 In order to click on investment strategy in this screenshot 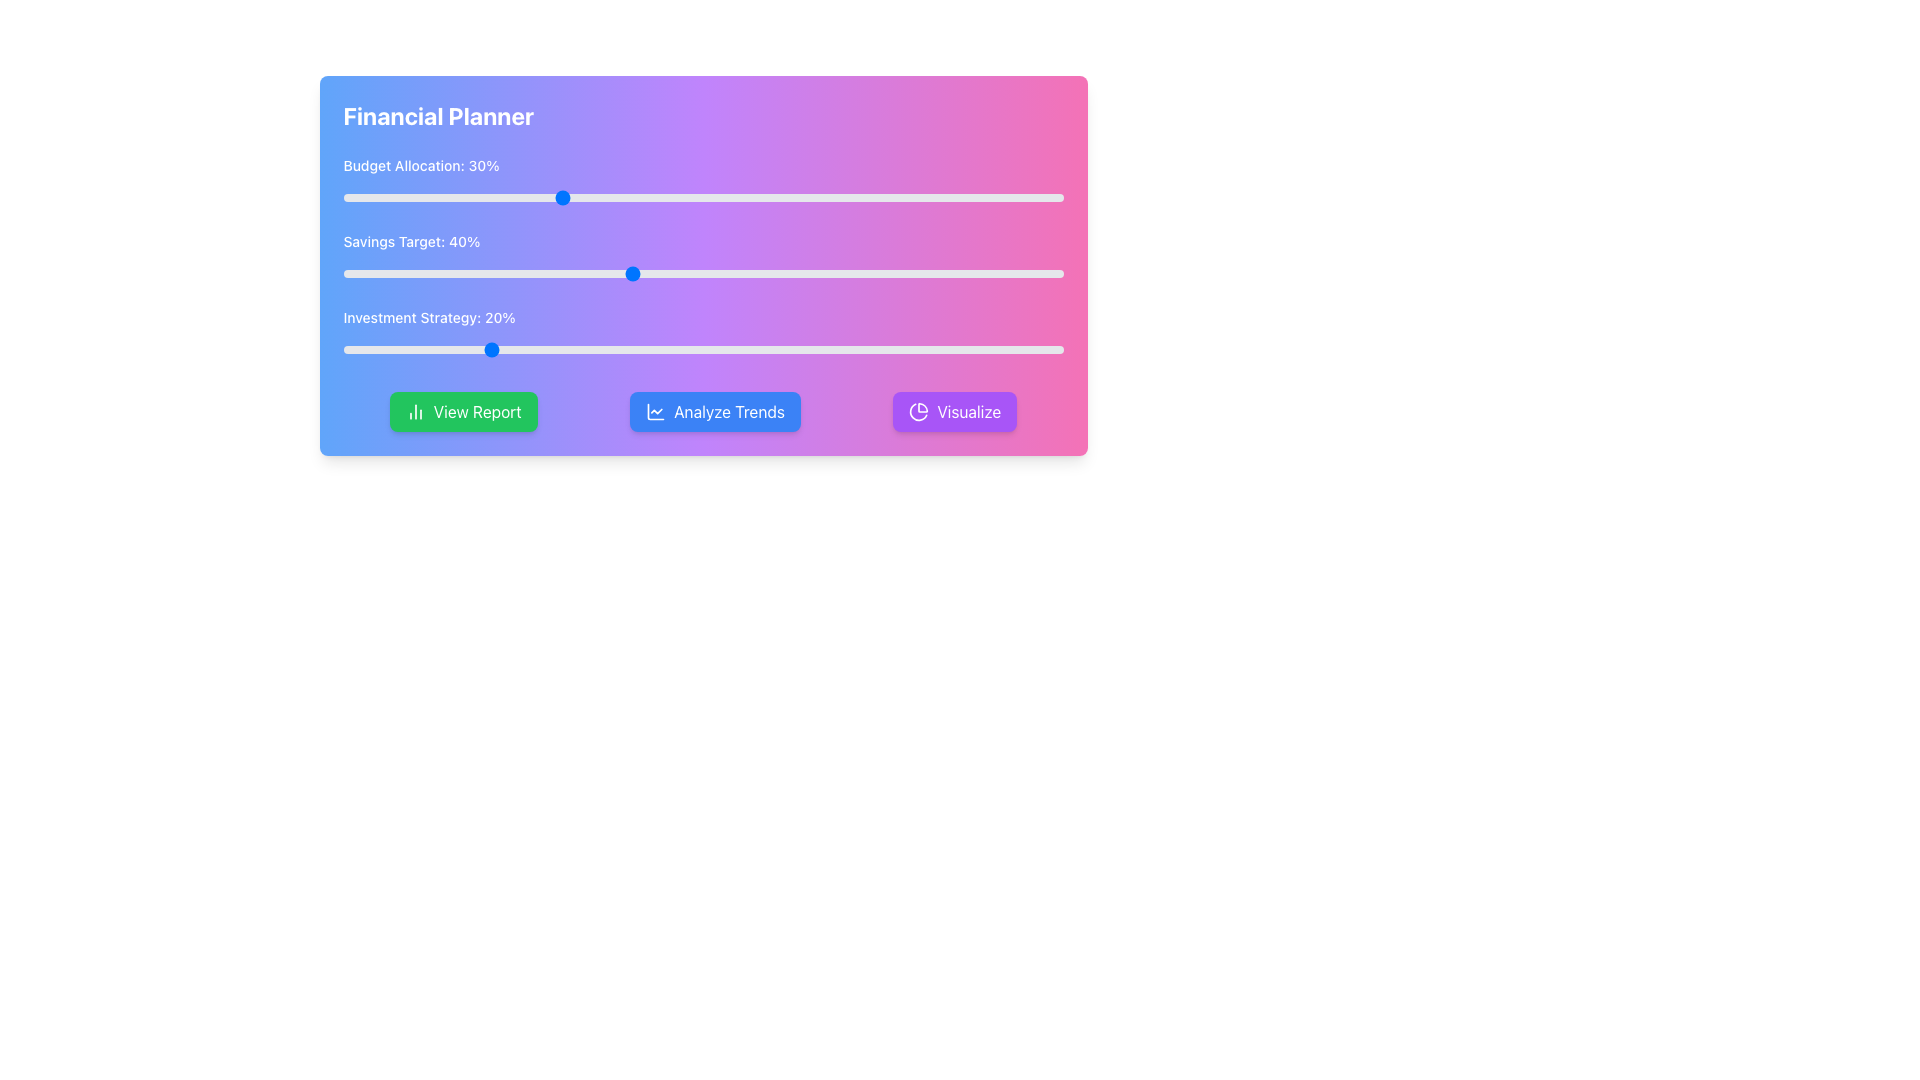, I will do `click(882, 349)`.